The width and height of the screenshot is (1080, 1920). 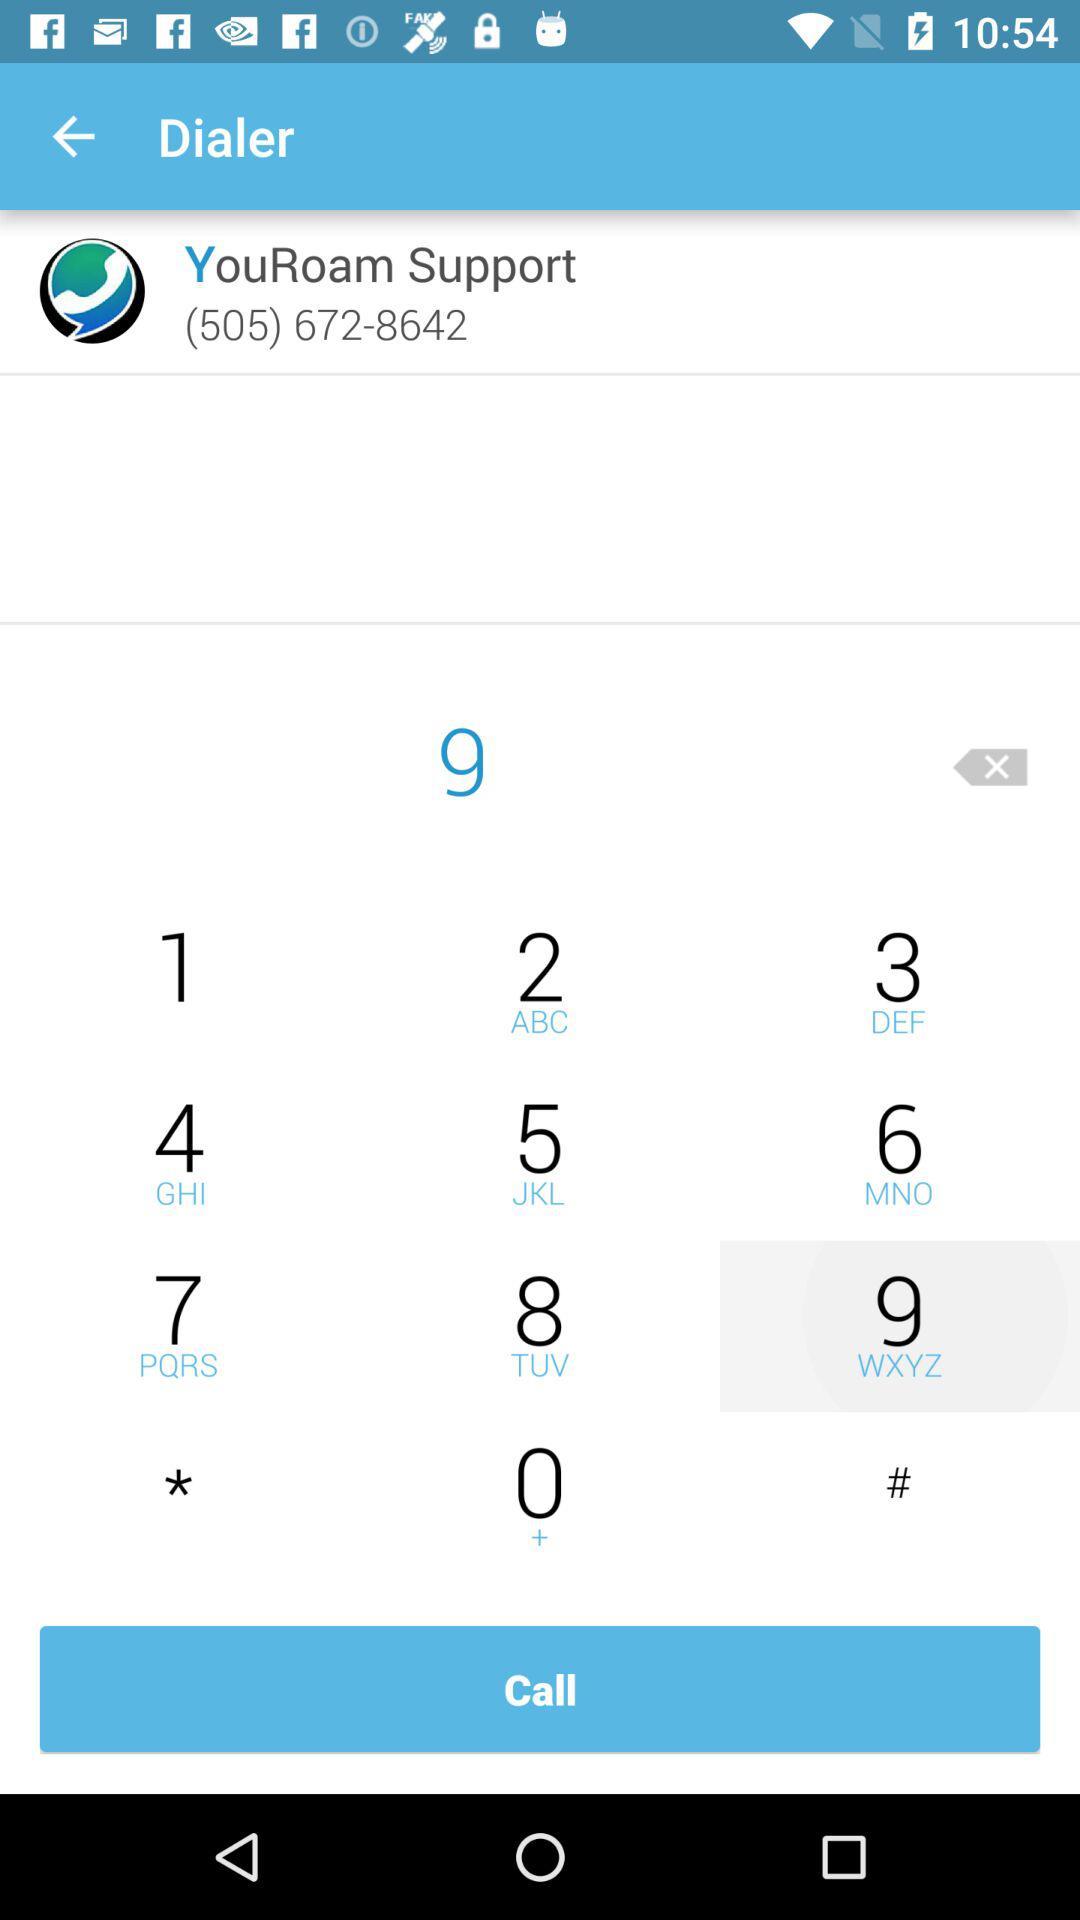 I want to click on zero, so click(x=540, y=1498).